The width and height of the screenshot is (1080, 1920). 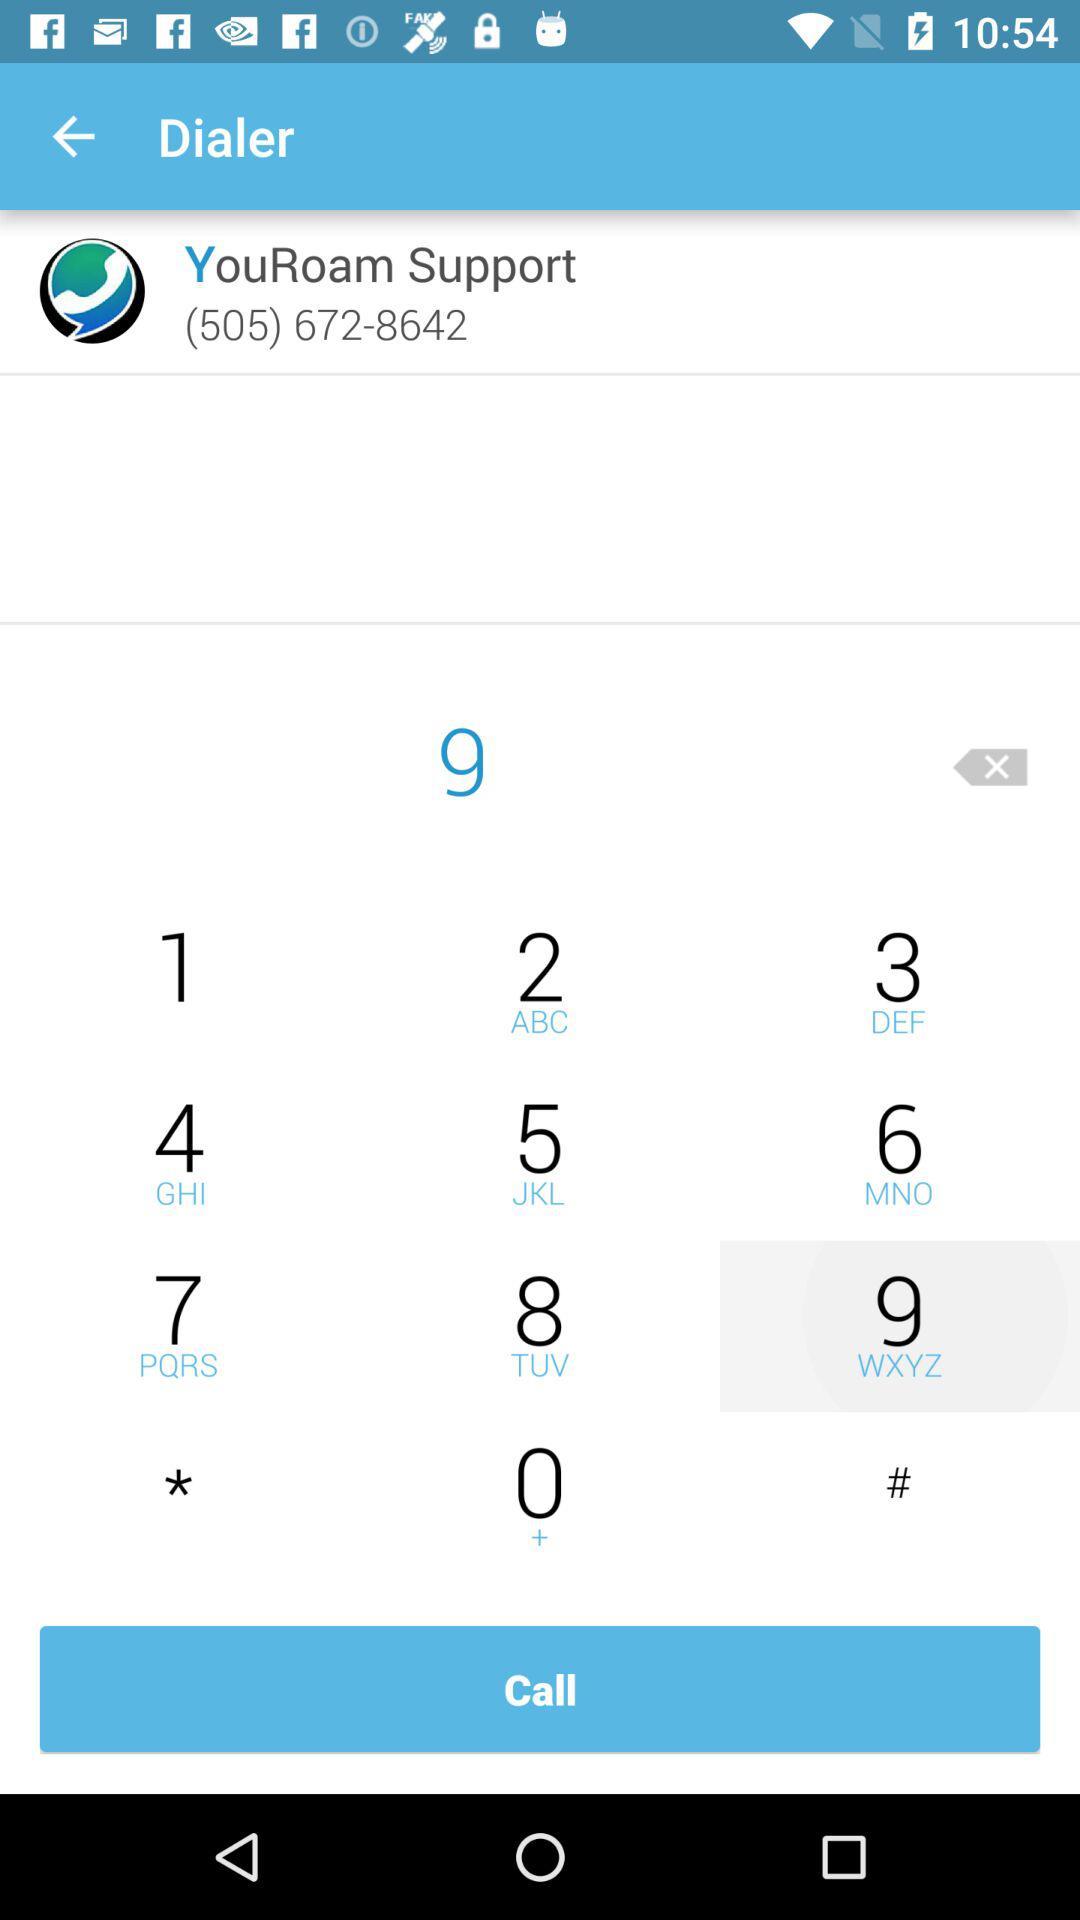 I want to click on zero, so click(x=540, y=1498).